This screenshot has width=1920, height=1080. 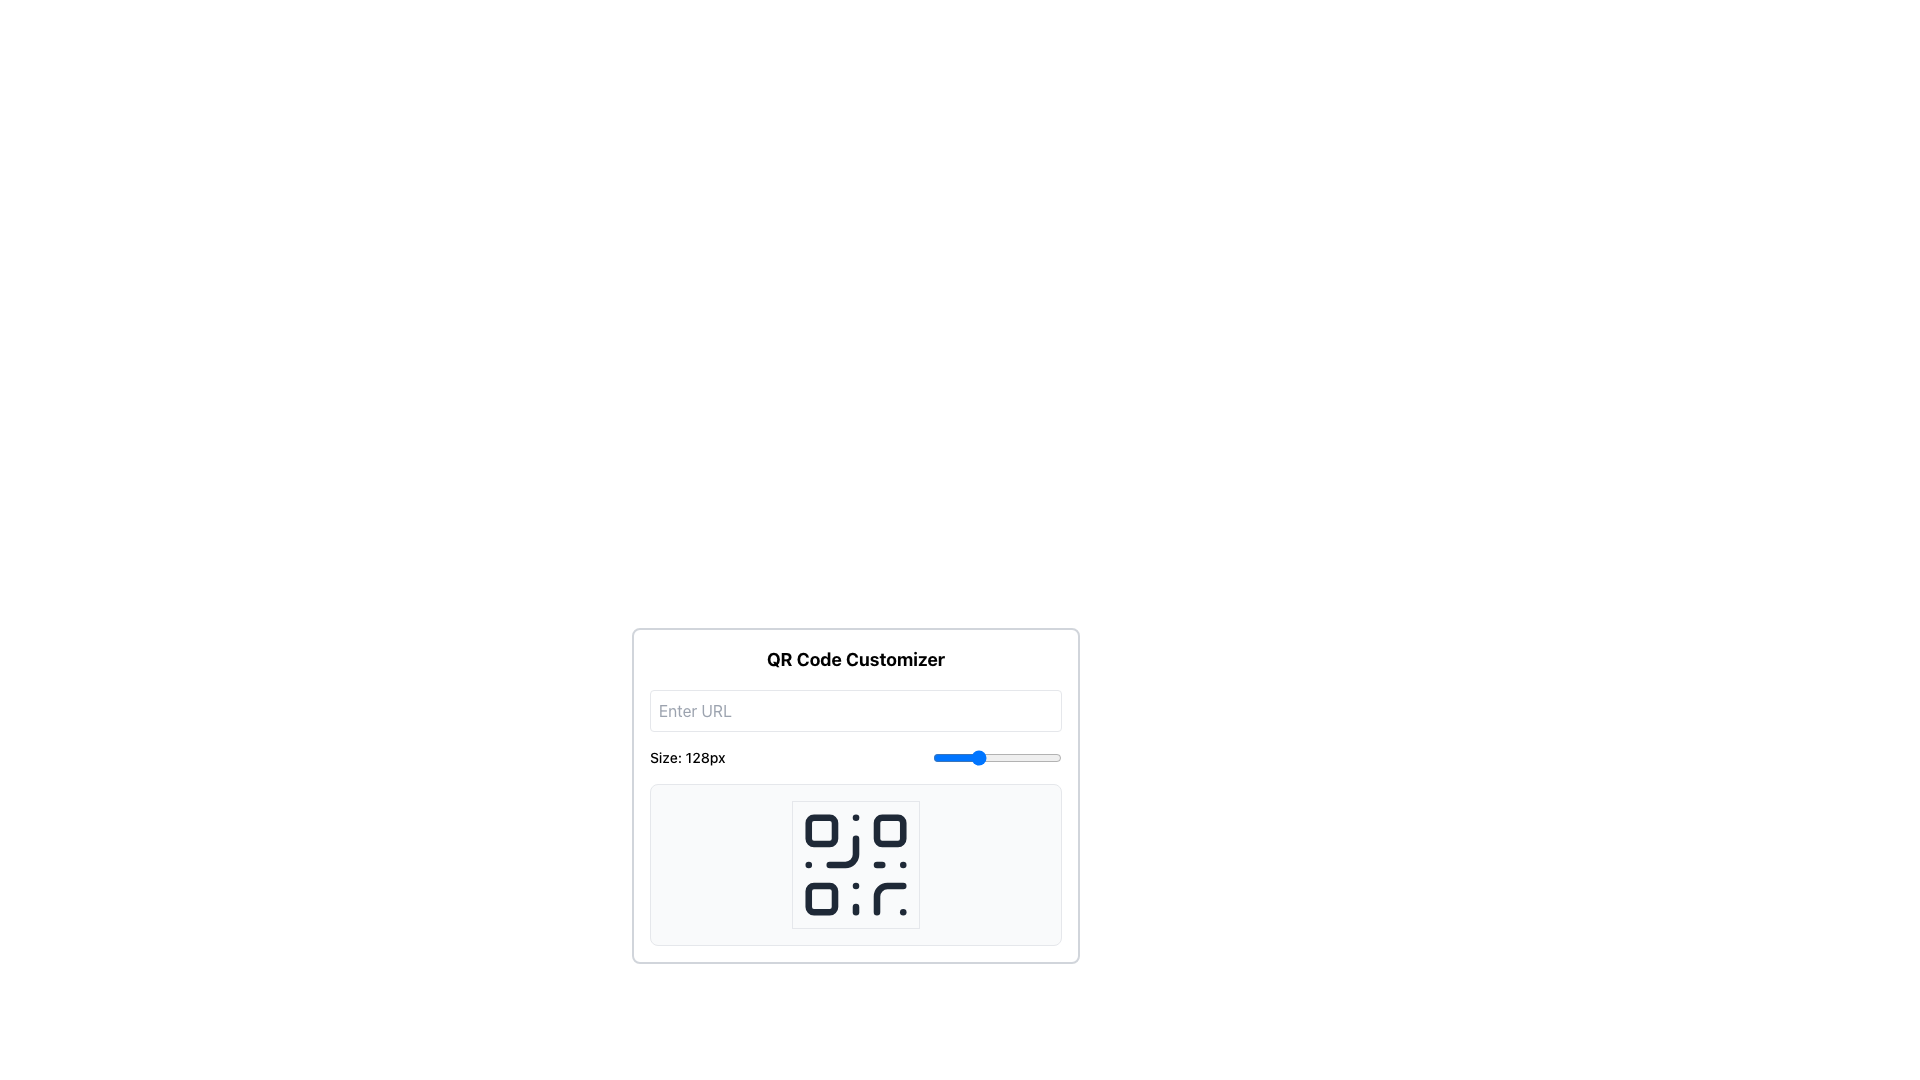 What do you see at coordinates (687, 758) in the screenshot?
I see `the text label reading 'Size: 128px' located within the QR Code Customizer card, positioned near the top left of the section with a slider bar to its right` at bounding box center [687, 758].